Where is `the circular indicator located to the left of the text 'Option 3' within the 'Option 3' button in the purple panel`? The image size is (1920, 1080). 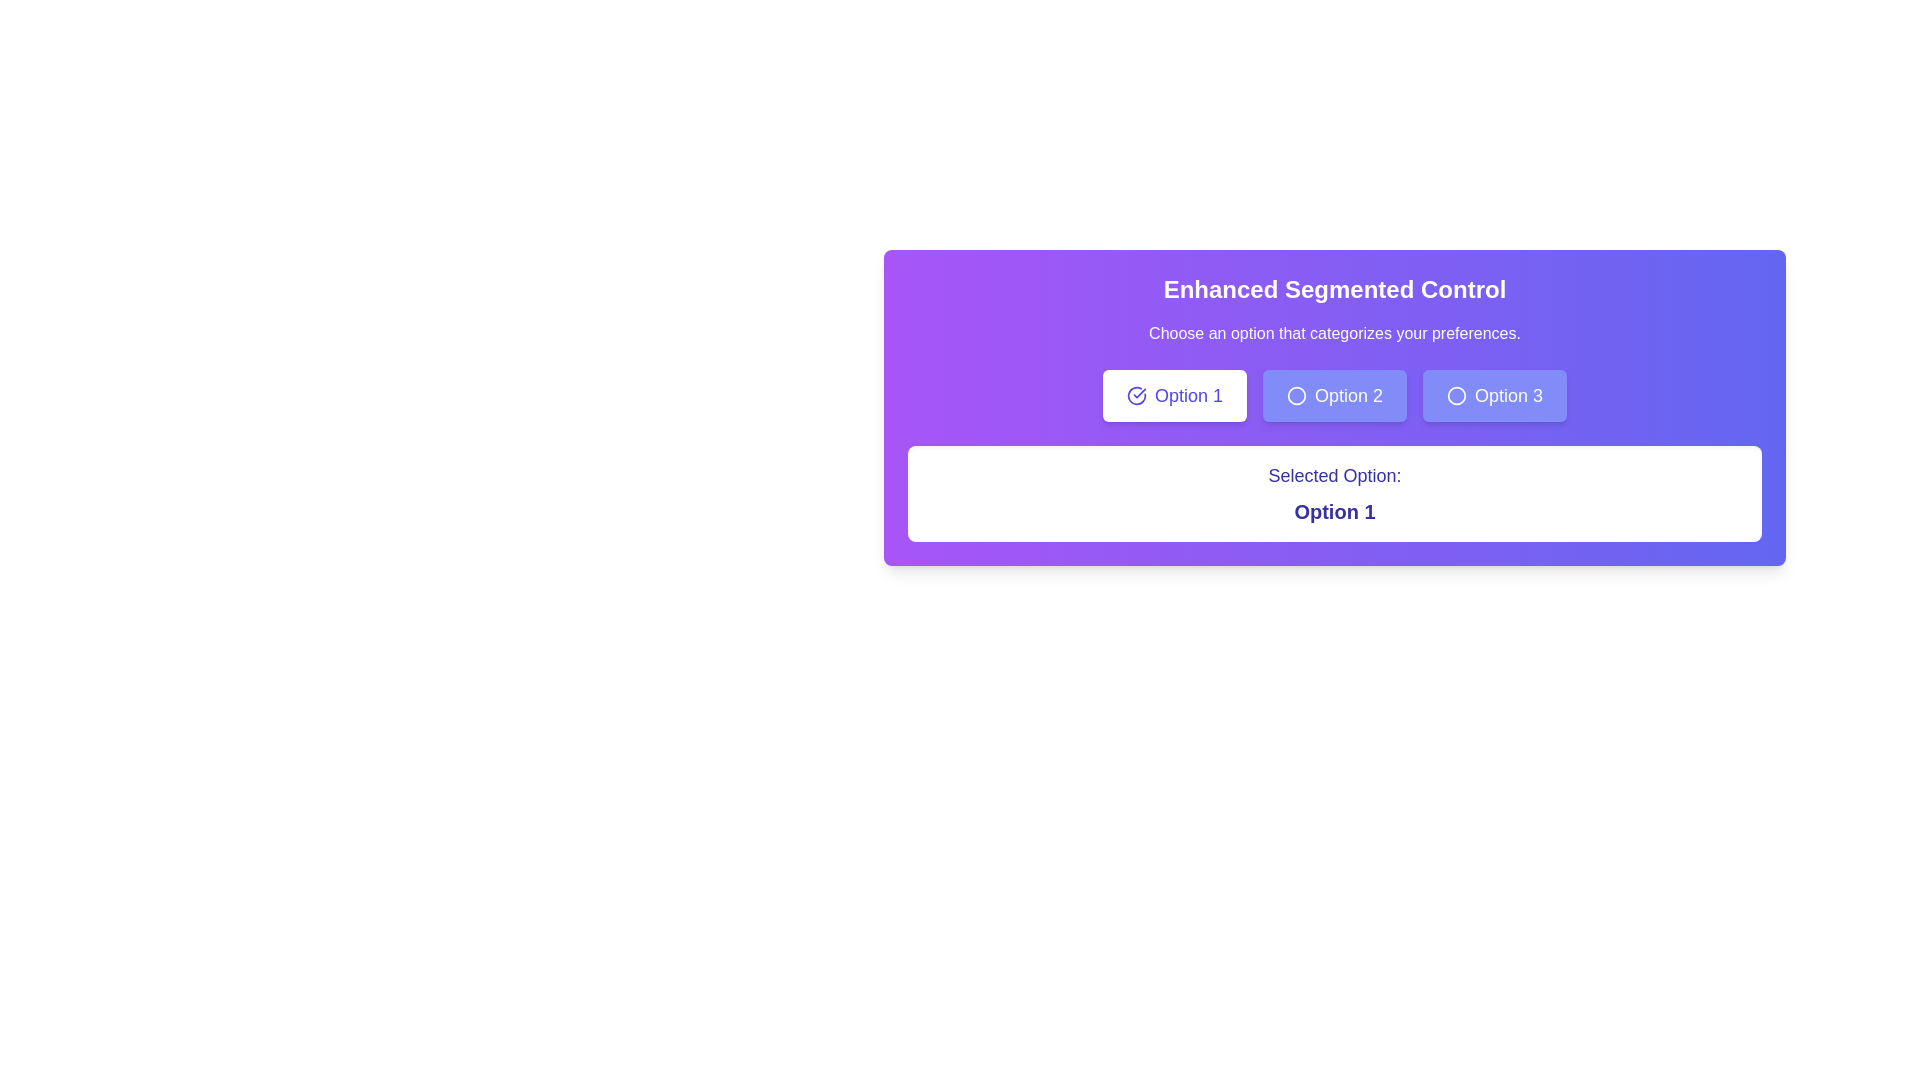 the circular indicator located to the left of the text 'Option 3' within the 'Option 3' button in the purple panel is located at coordinates (1457, 396).